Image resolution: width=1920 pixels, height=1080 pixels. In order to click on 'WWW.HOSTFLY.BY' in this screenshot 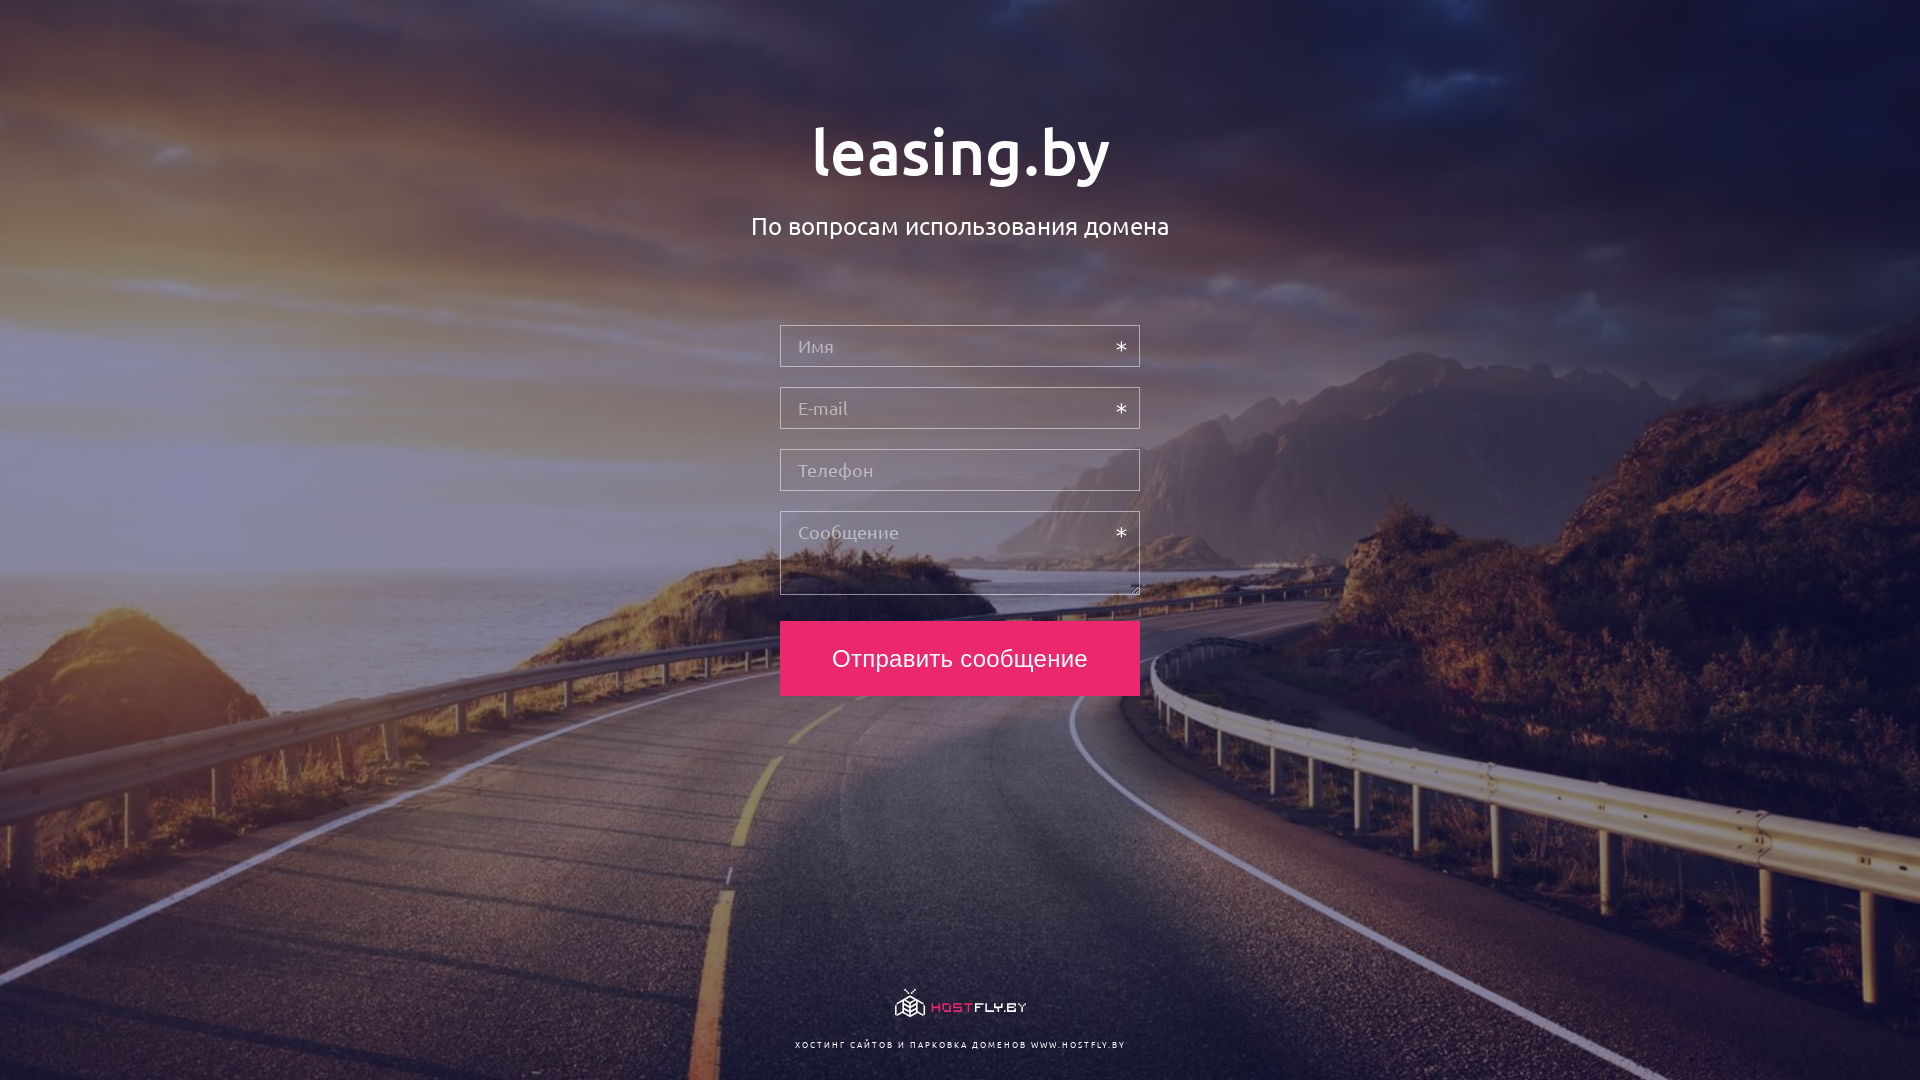, I will do `click(1076, 1043)`.